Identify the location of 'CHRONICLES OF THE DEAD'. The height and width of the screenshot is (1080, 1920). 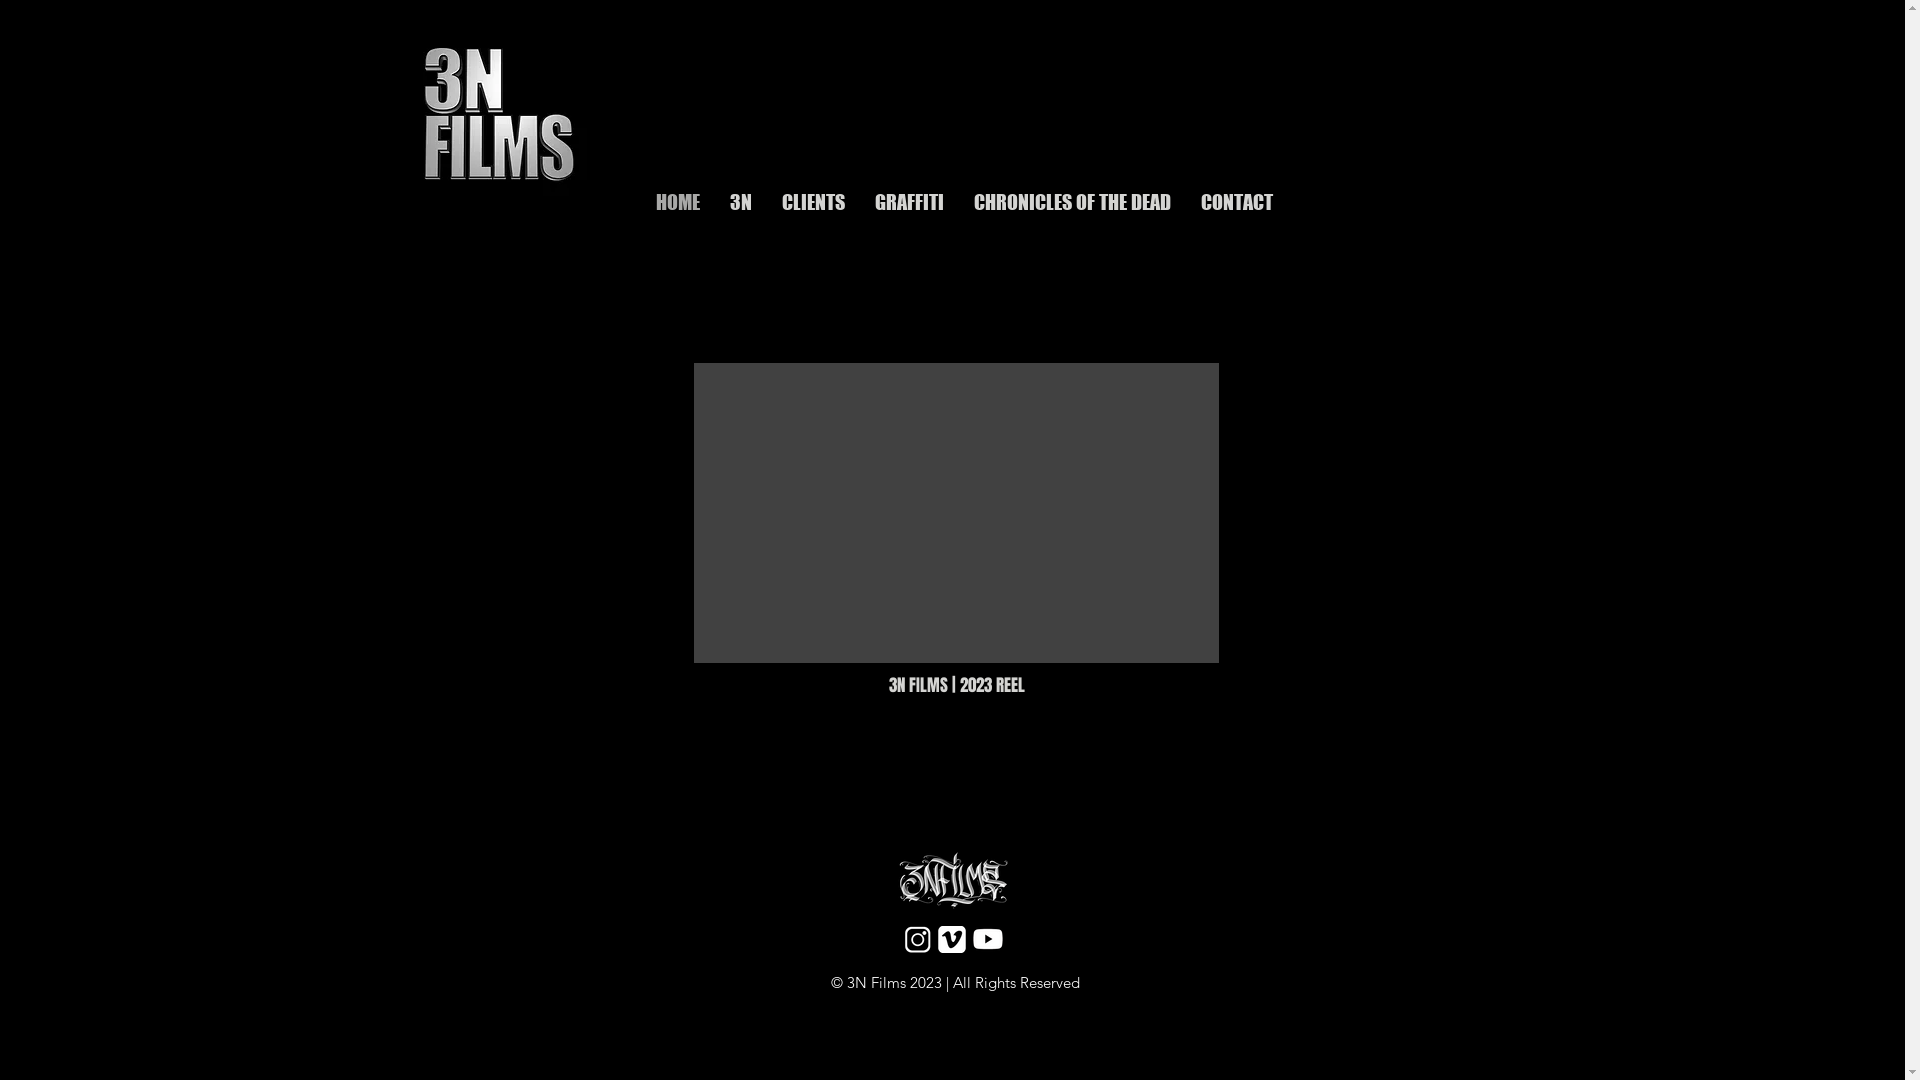
(1070, 199).